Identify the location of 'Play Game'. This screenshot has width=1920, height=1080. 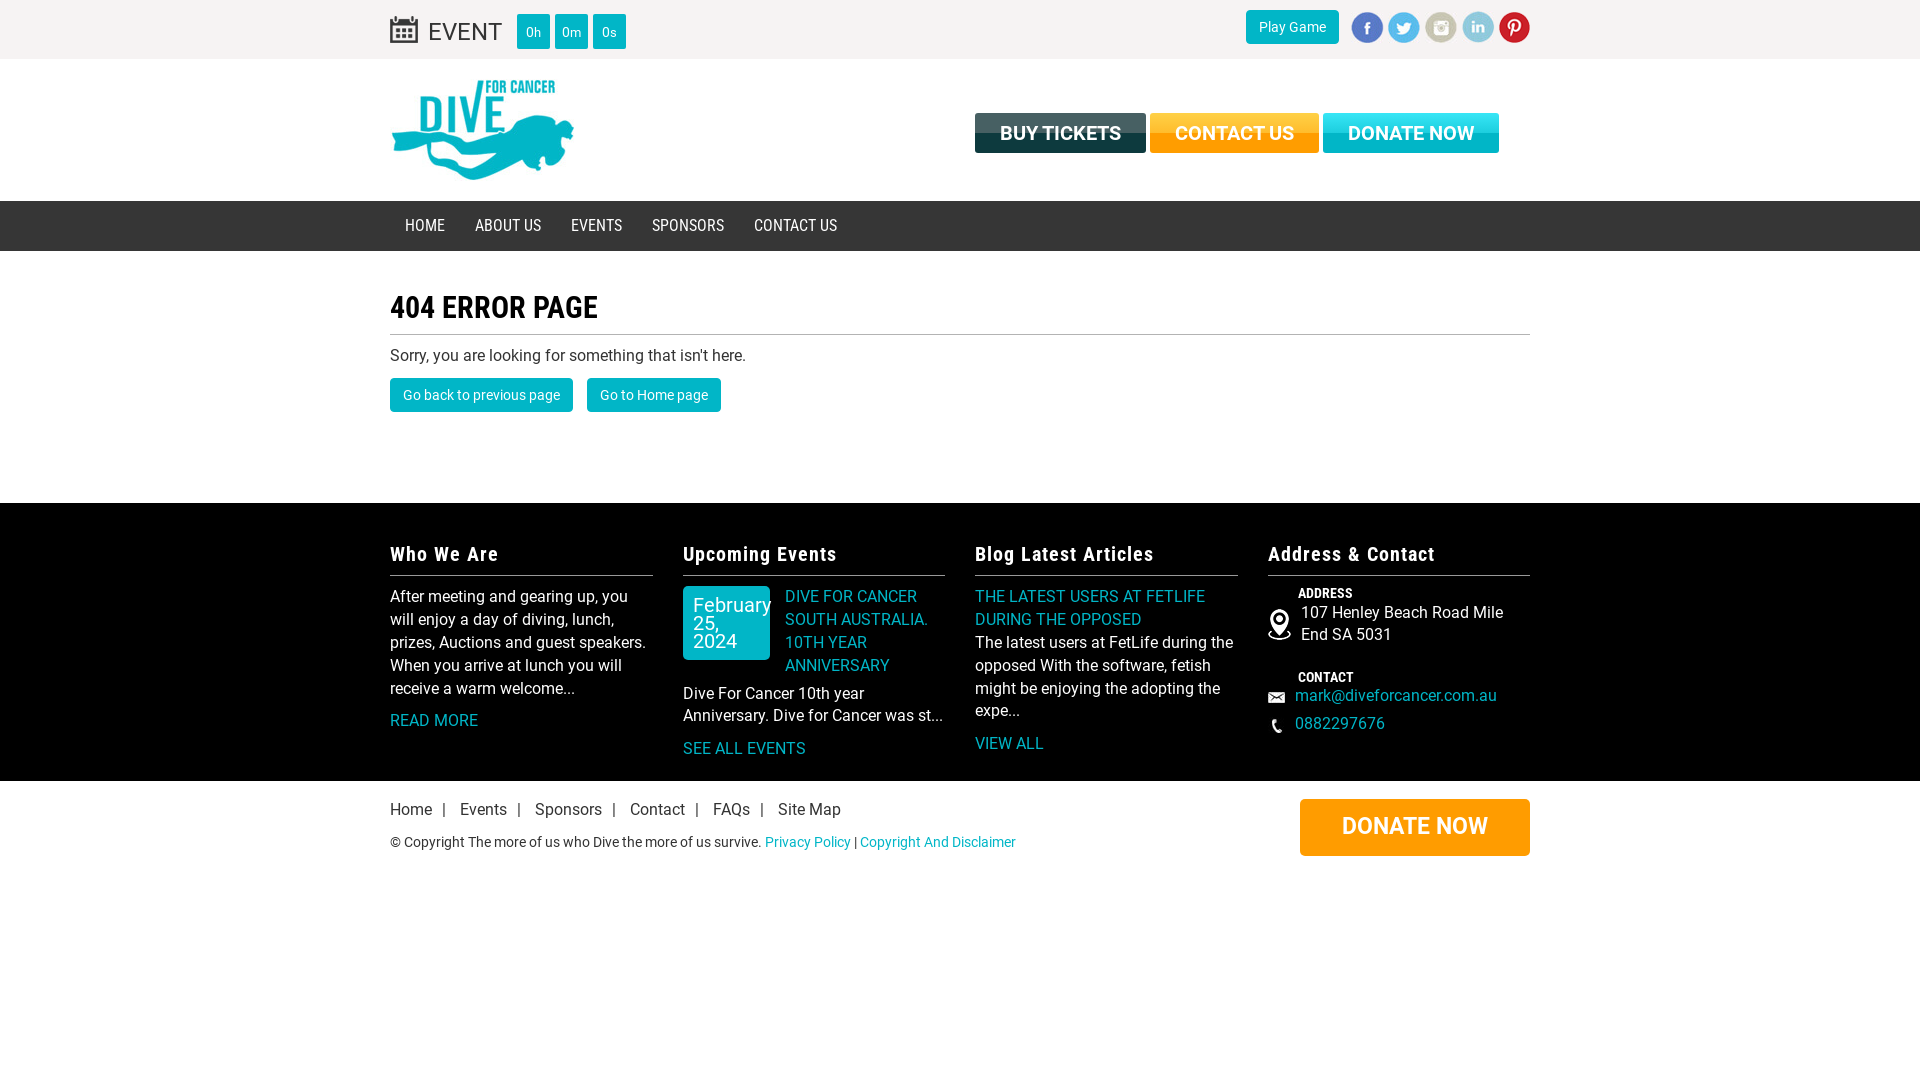
(1292, 27).